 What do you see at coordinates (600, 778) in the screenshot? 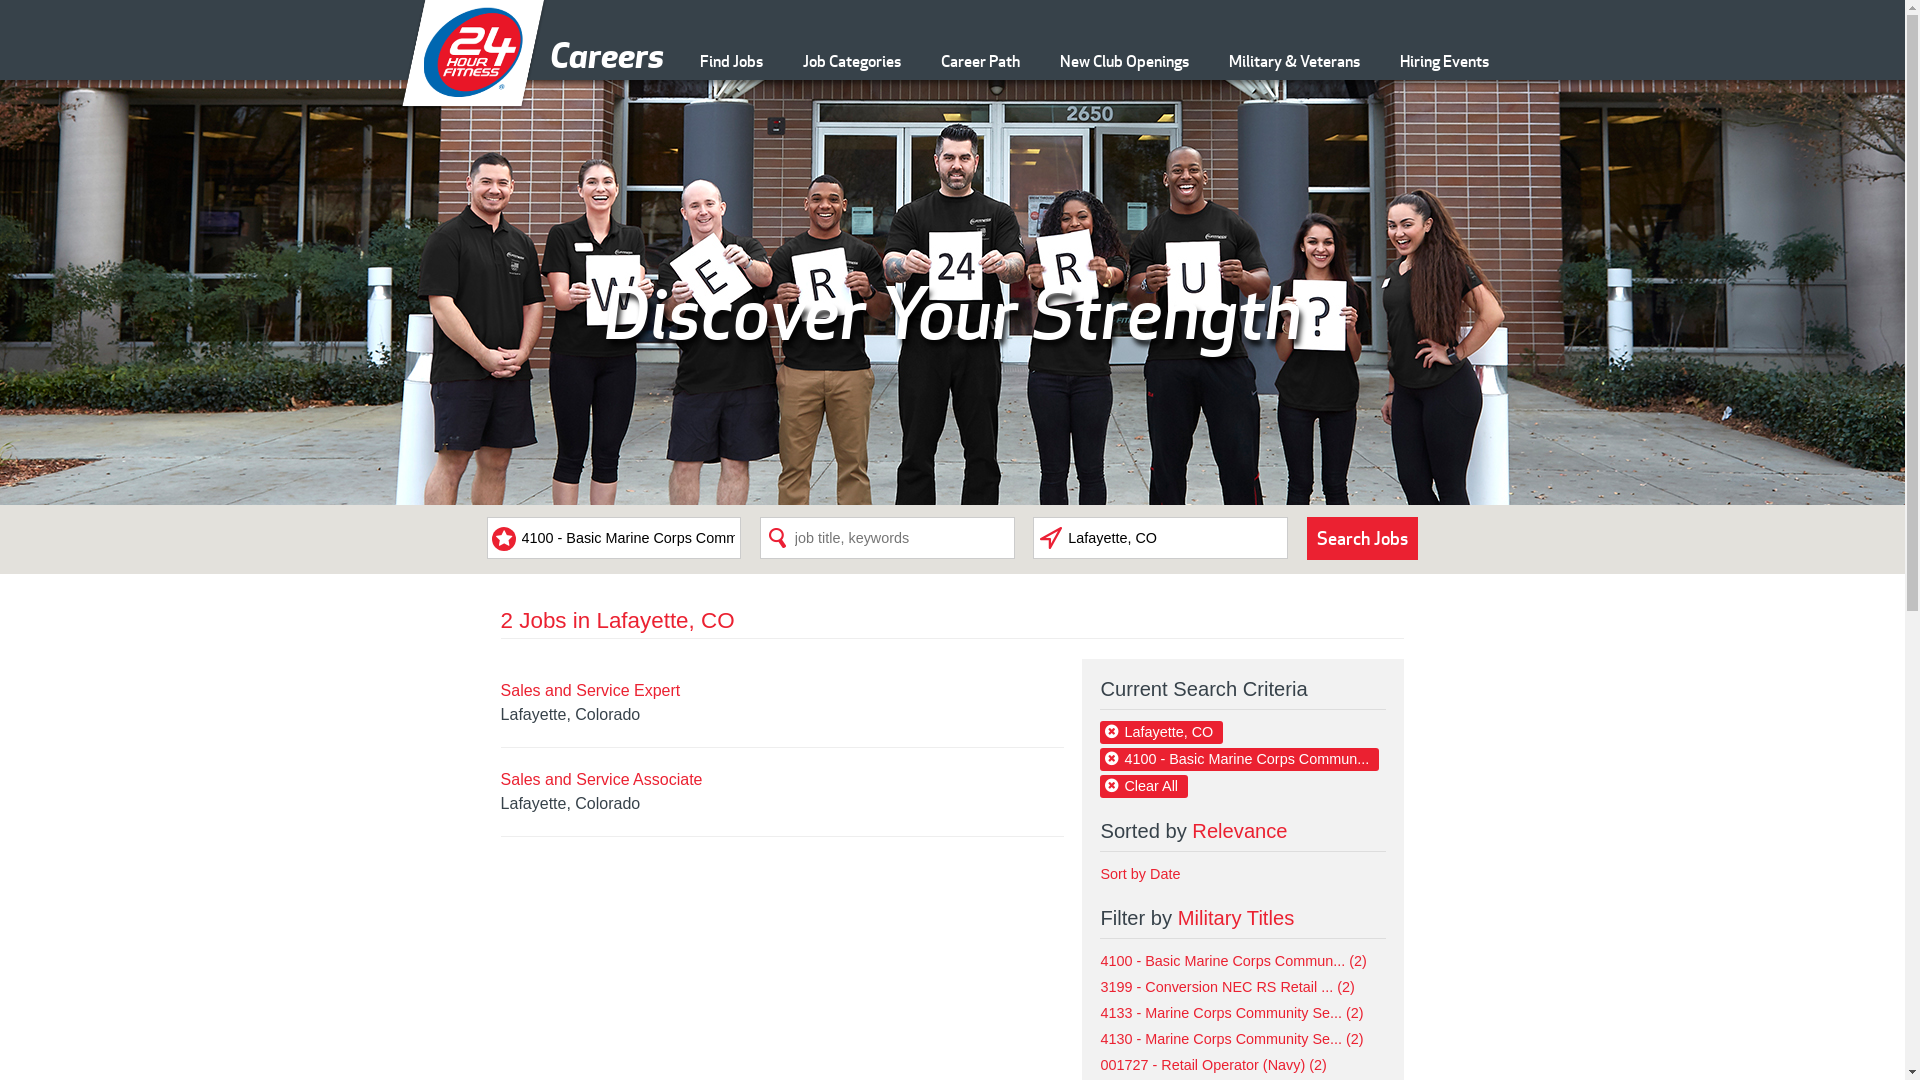
I see `'Sales and Service Associate'` at bounding box center [600, 778].